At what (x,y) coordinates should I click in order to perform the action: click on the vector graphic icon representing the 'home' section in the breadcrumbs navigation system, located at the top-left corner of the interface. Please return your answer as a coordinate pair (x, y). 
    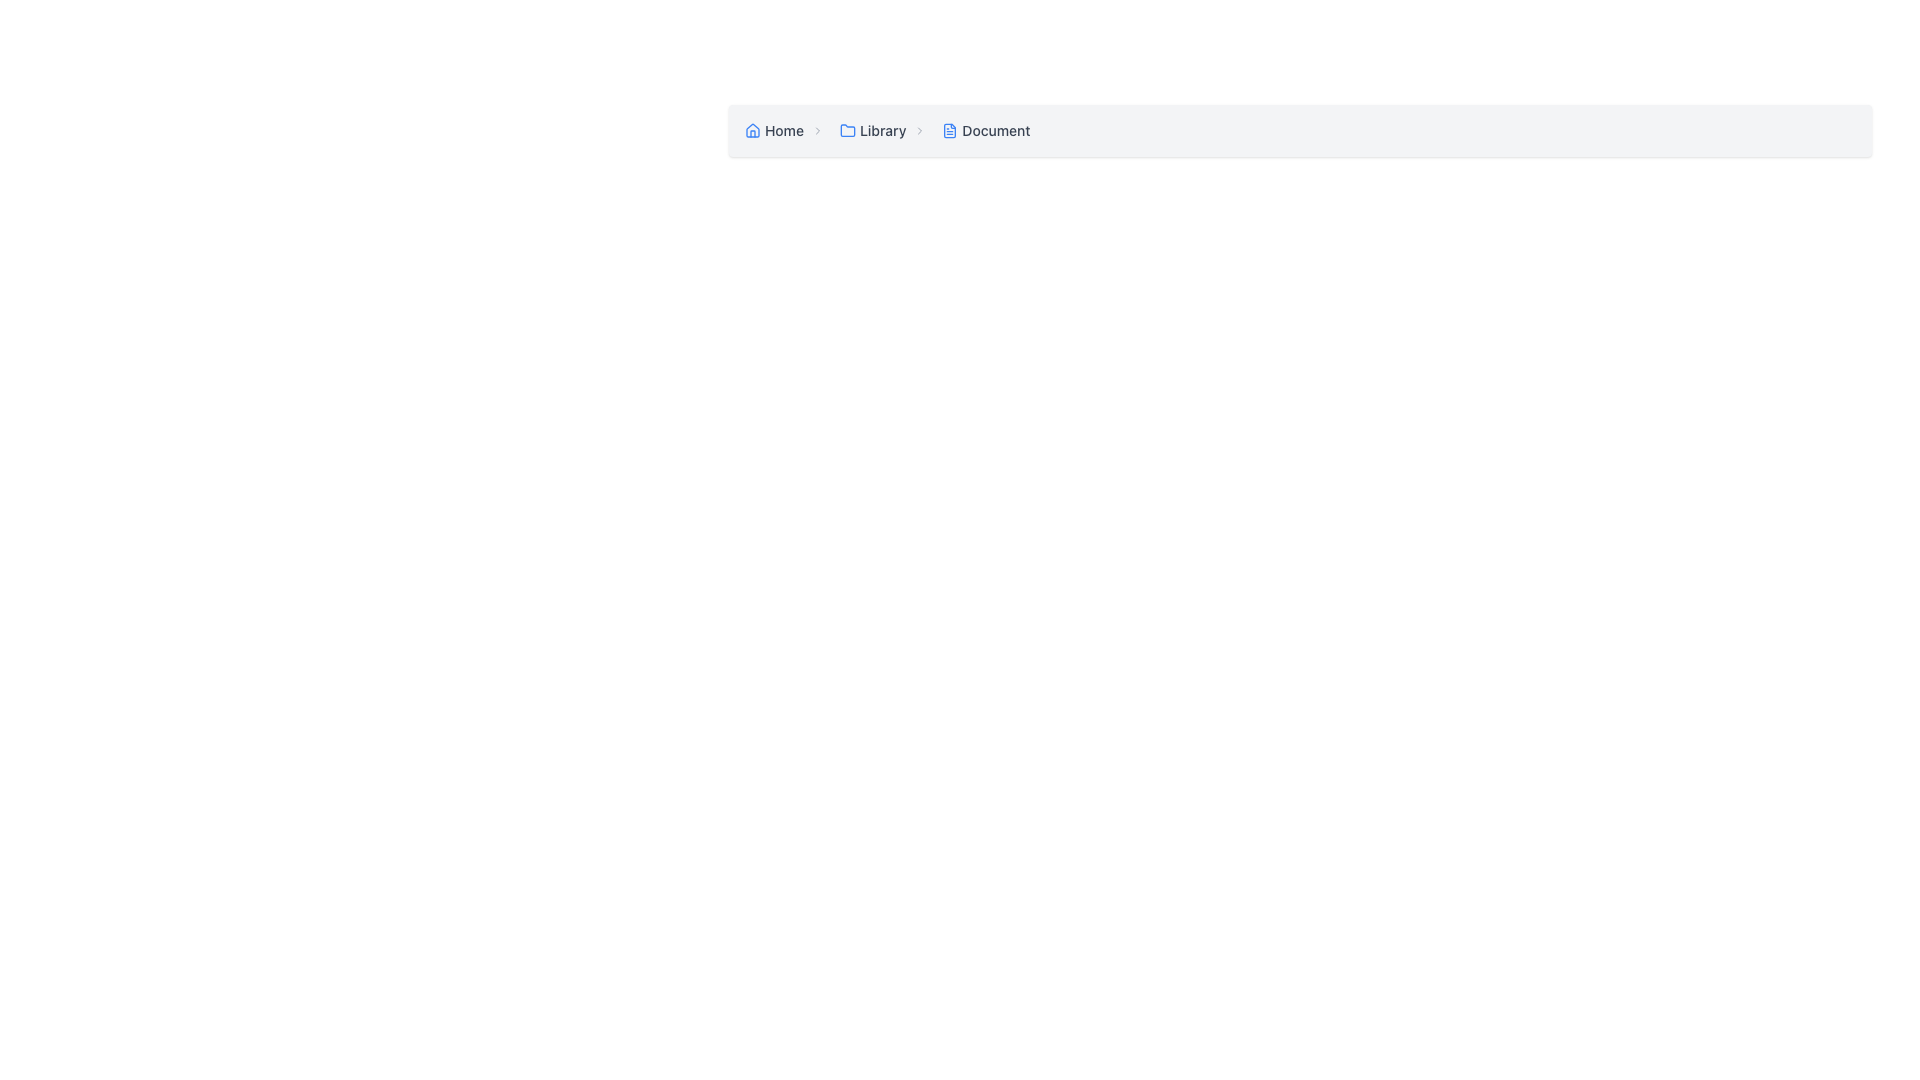
    Looking at the image, I should click on (752, 130).